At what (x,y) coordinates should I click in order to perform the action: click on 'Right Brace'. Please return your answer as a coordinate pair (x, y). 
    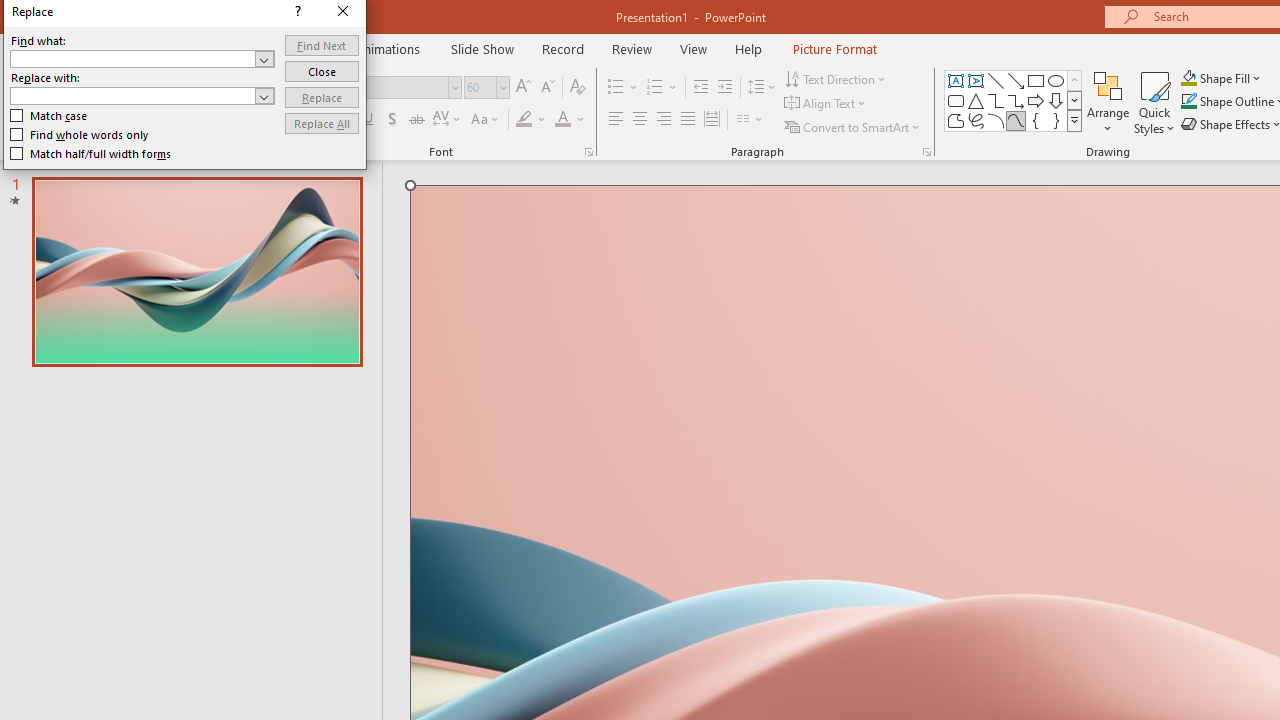
    Looking at the image, I should click on (1055, 120).